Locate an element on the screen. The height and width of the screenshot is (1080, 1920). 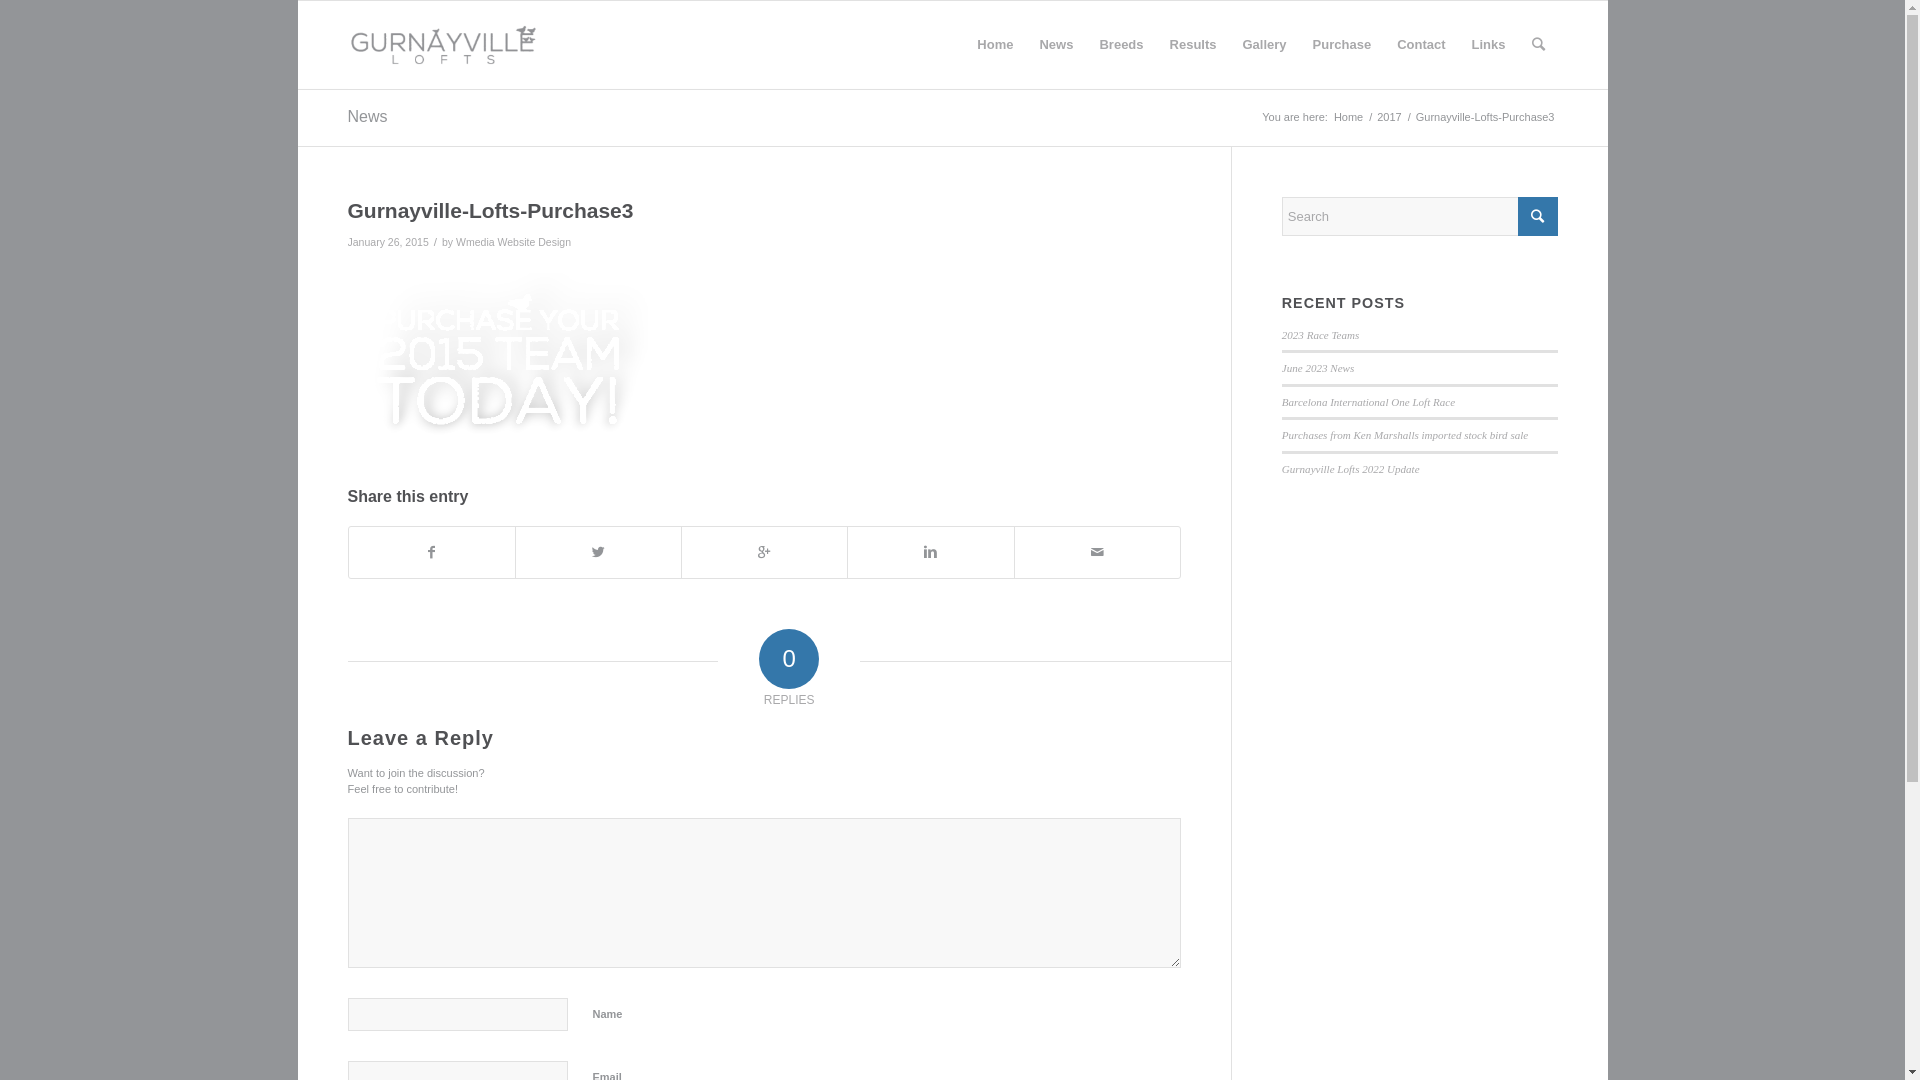
'2023 Race Teams' is located at coordinates (1320, 334).